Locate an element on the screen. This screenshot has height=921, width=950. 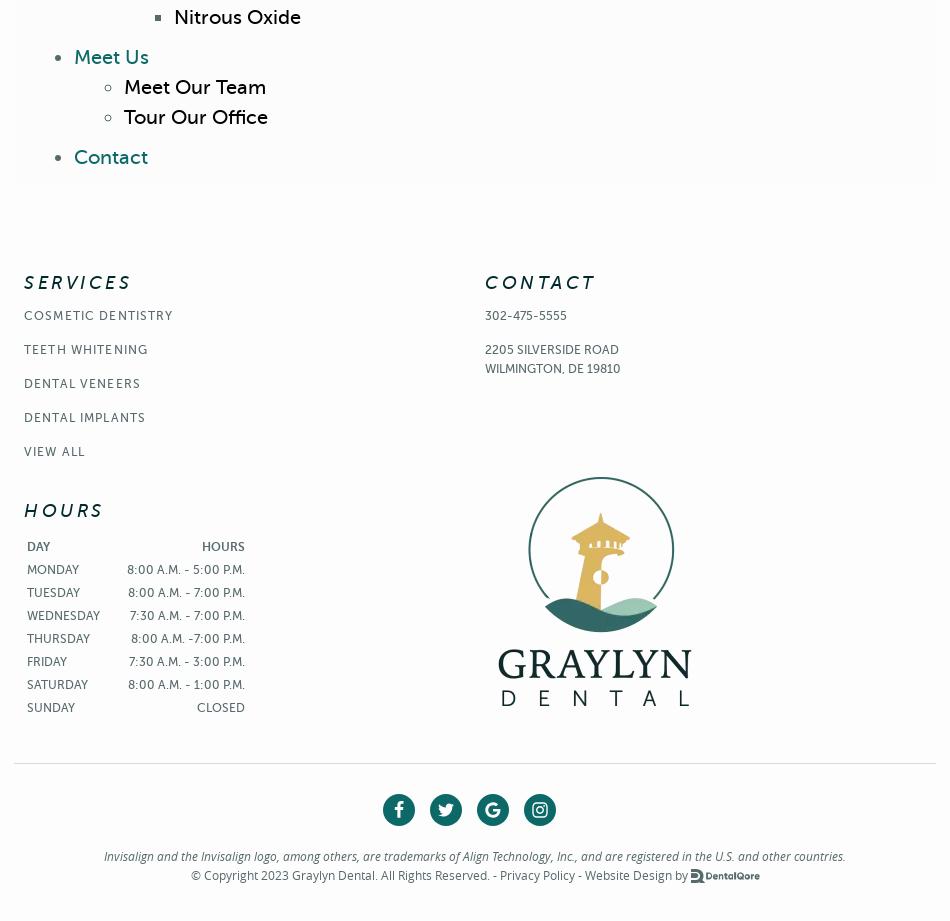
'by' is located at coordinates (680, 874).